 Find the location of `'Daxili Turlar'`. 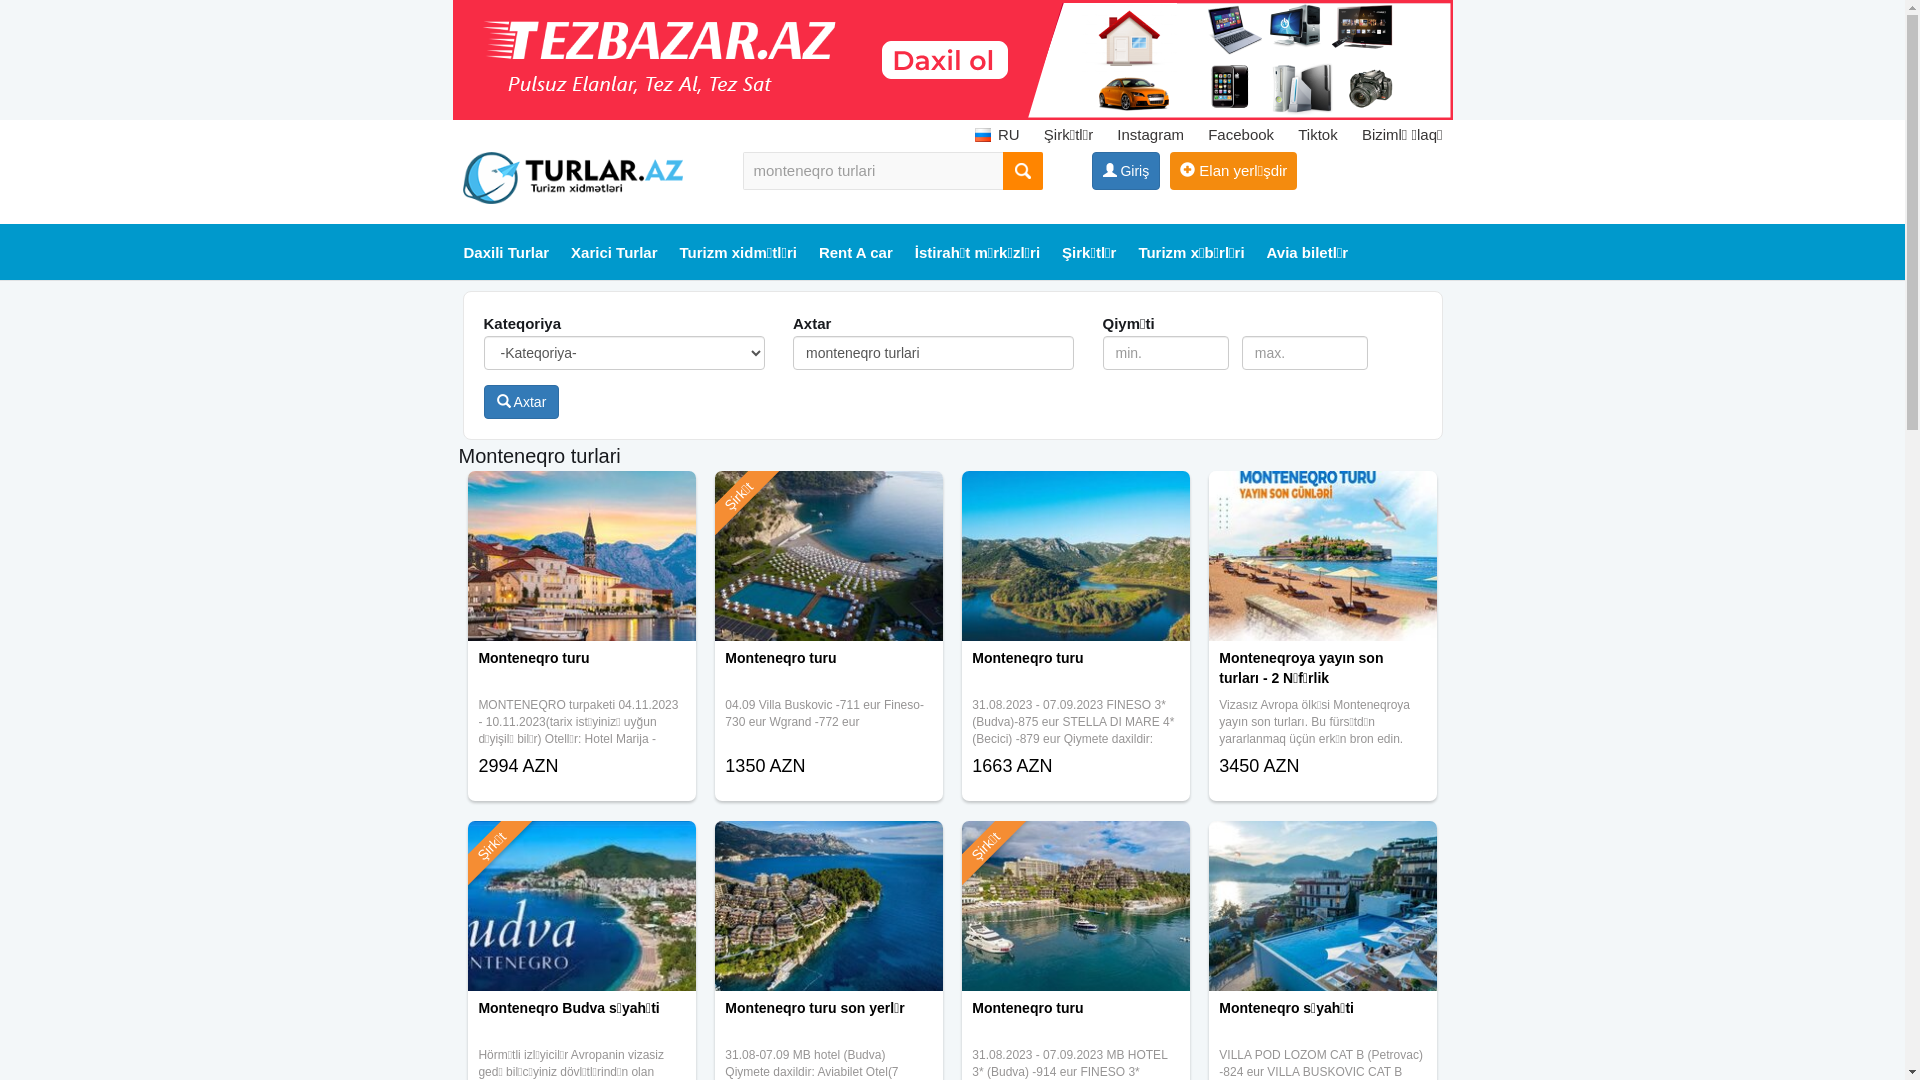

'Daxili Turlar' is located at coordinates (450, 252).